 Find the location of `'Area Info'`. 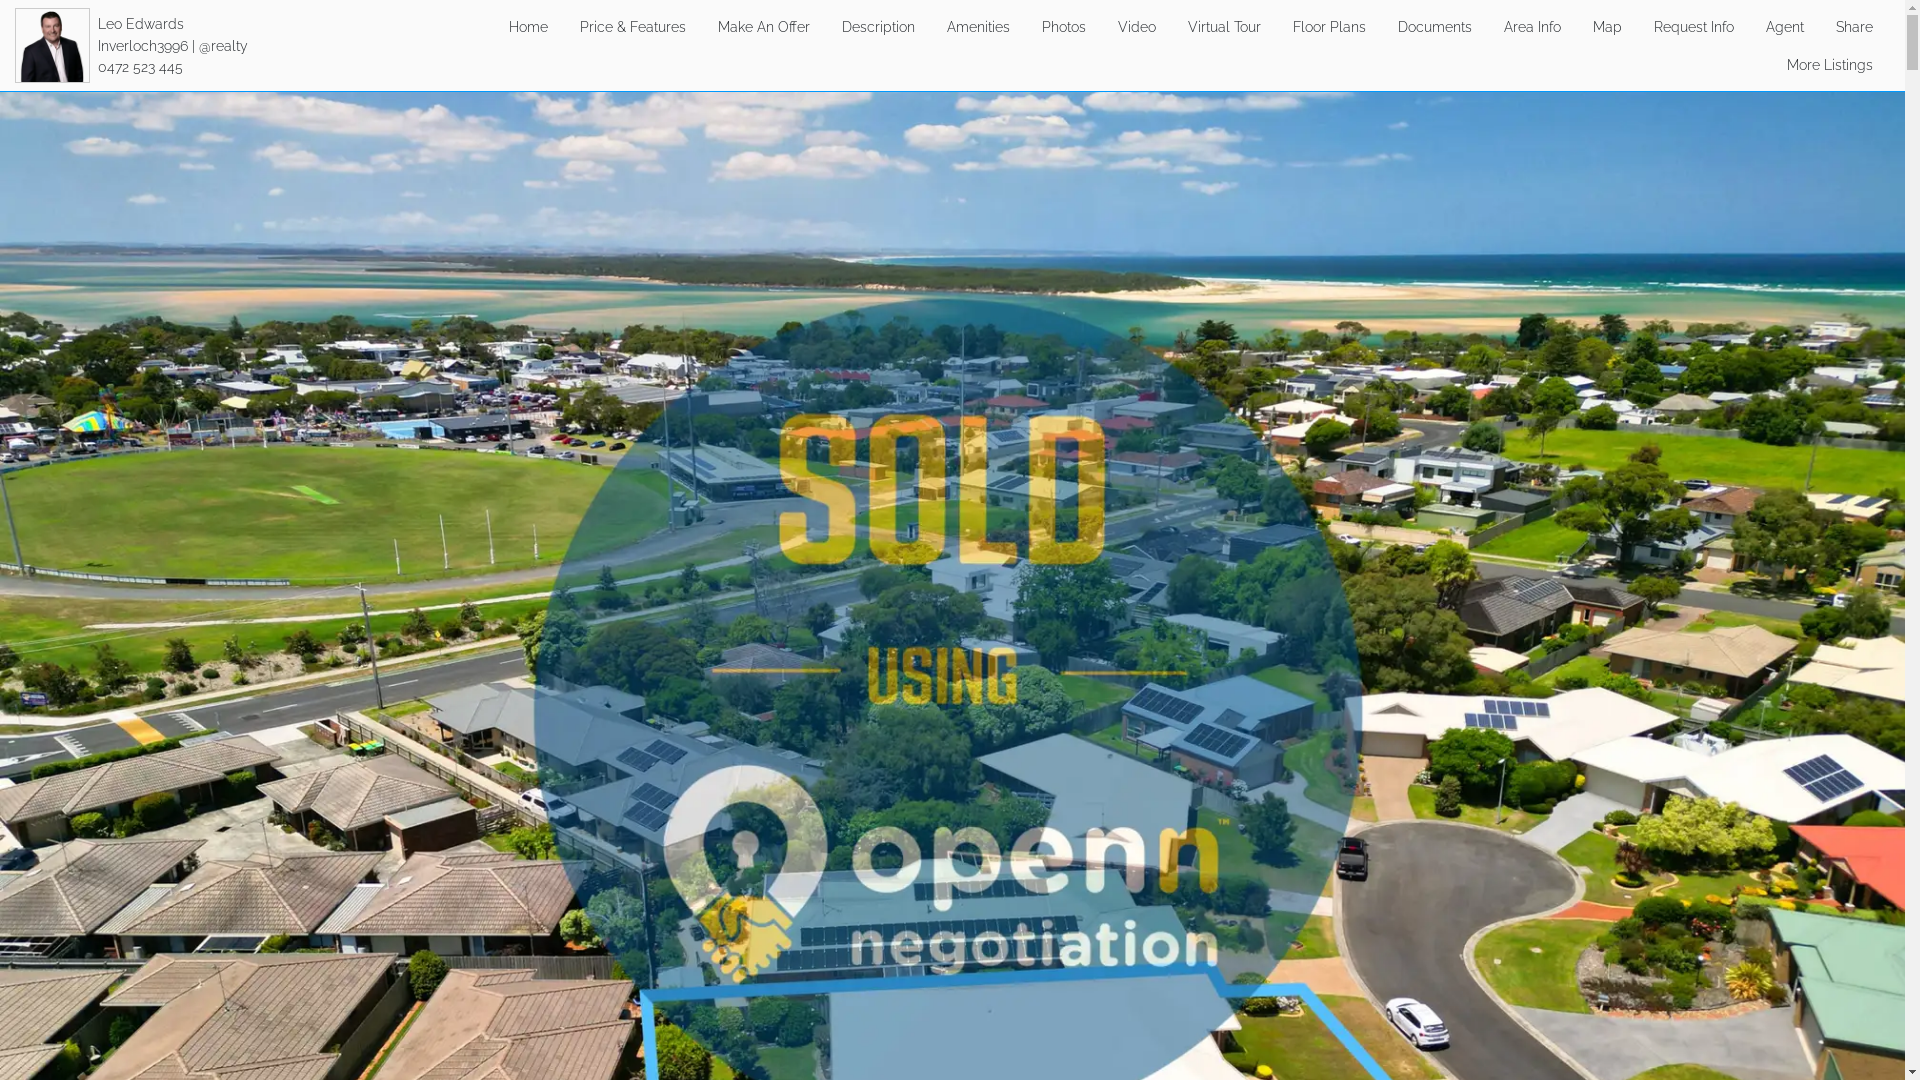

'Area Info' is located at coordinates (1531, 27).